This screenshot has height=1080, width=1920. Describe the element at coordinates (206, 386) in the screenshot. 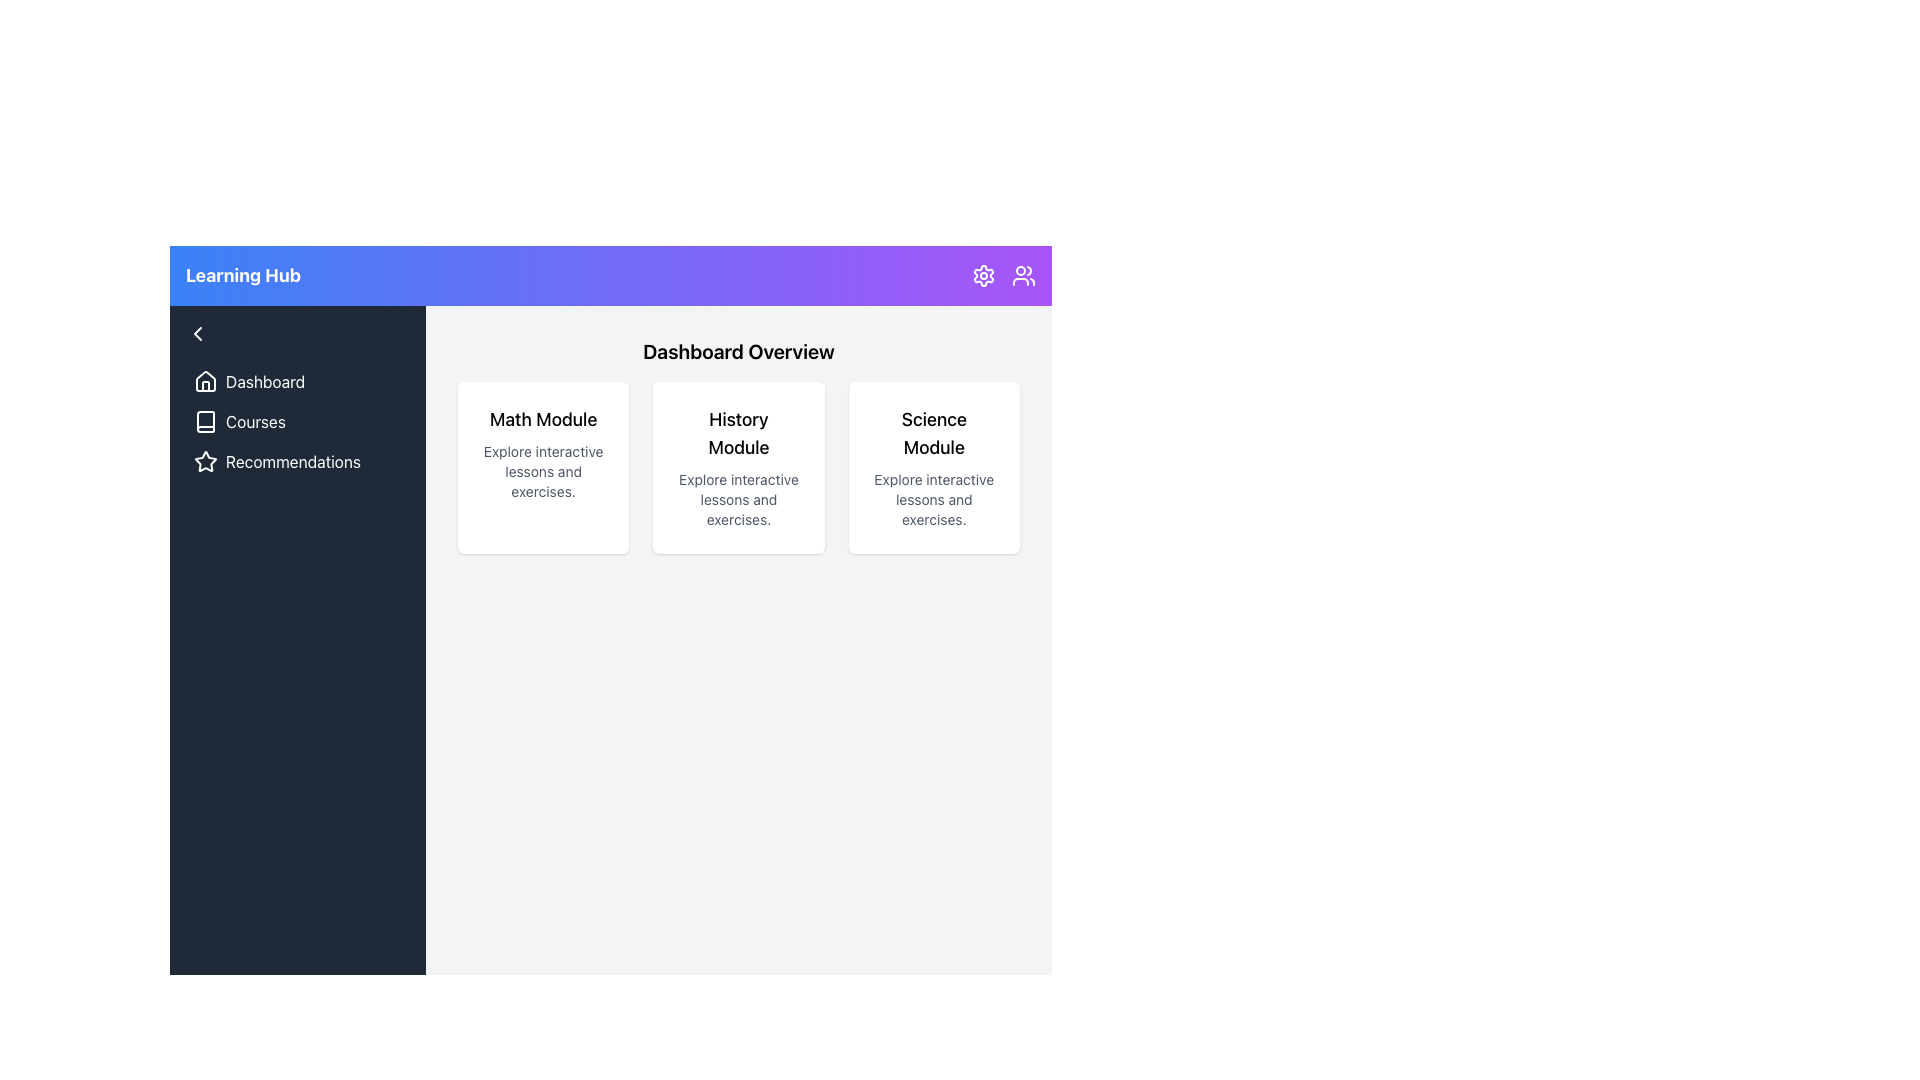

I see `the decorative vector graphic part of the house-shaped icon located in the top-left corner of the vertical navigation bar` at that location.